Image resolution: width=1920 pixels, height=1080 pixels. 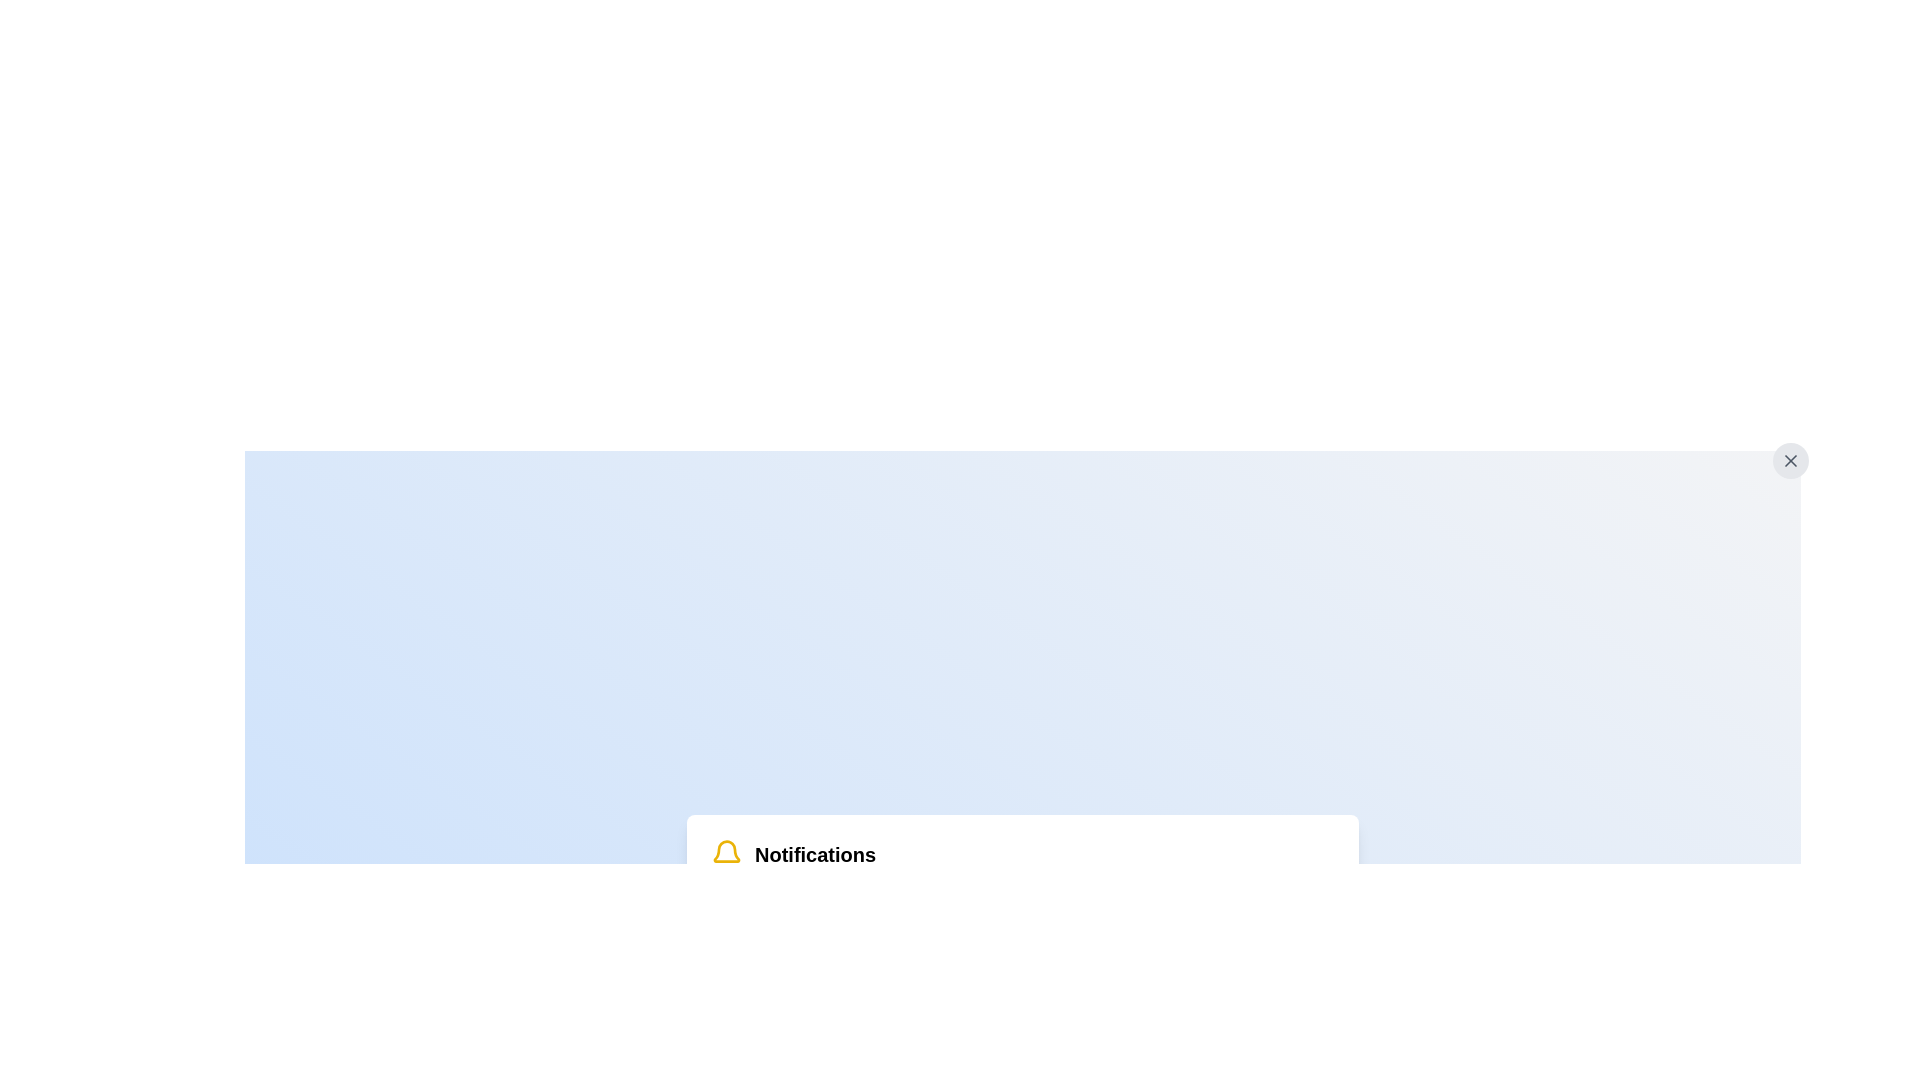 What do you see at coordinates (1790, 461) in the screenshot?
I see `the close button located in the top-right corner of the white rounded notification card` at bounding box center [1790, 461].